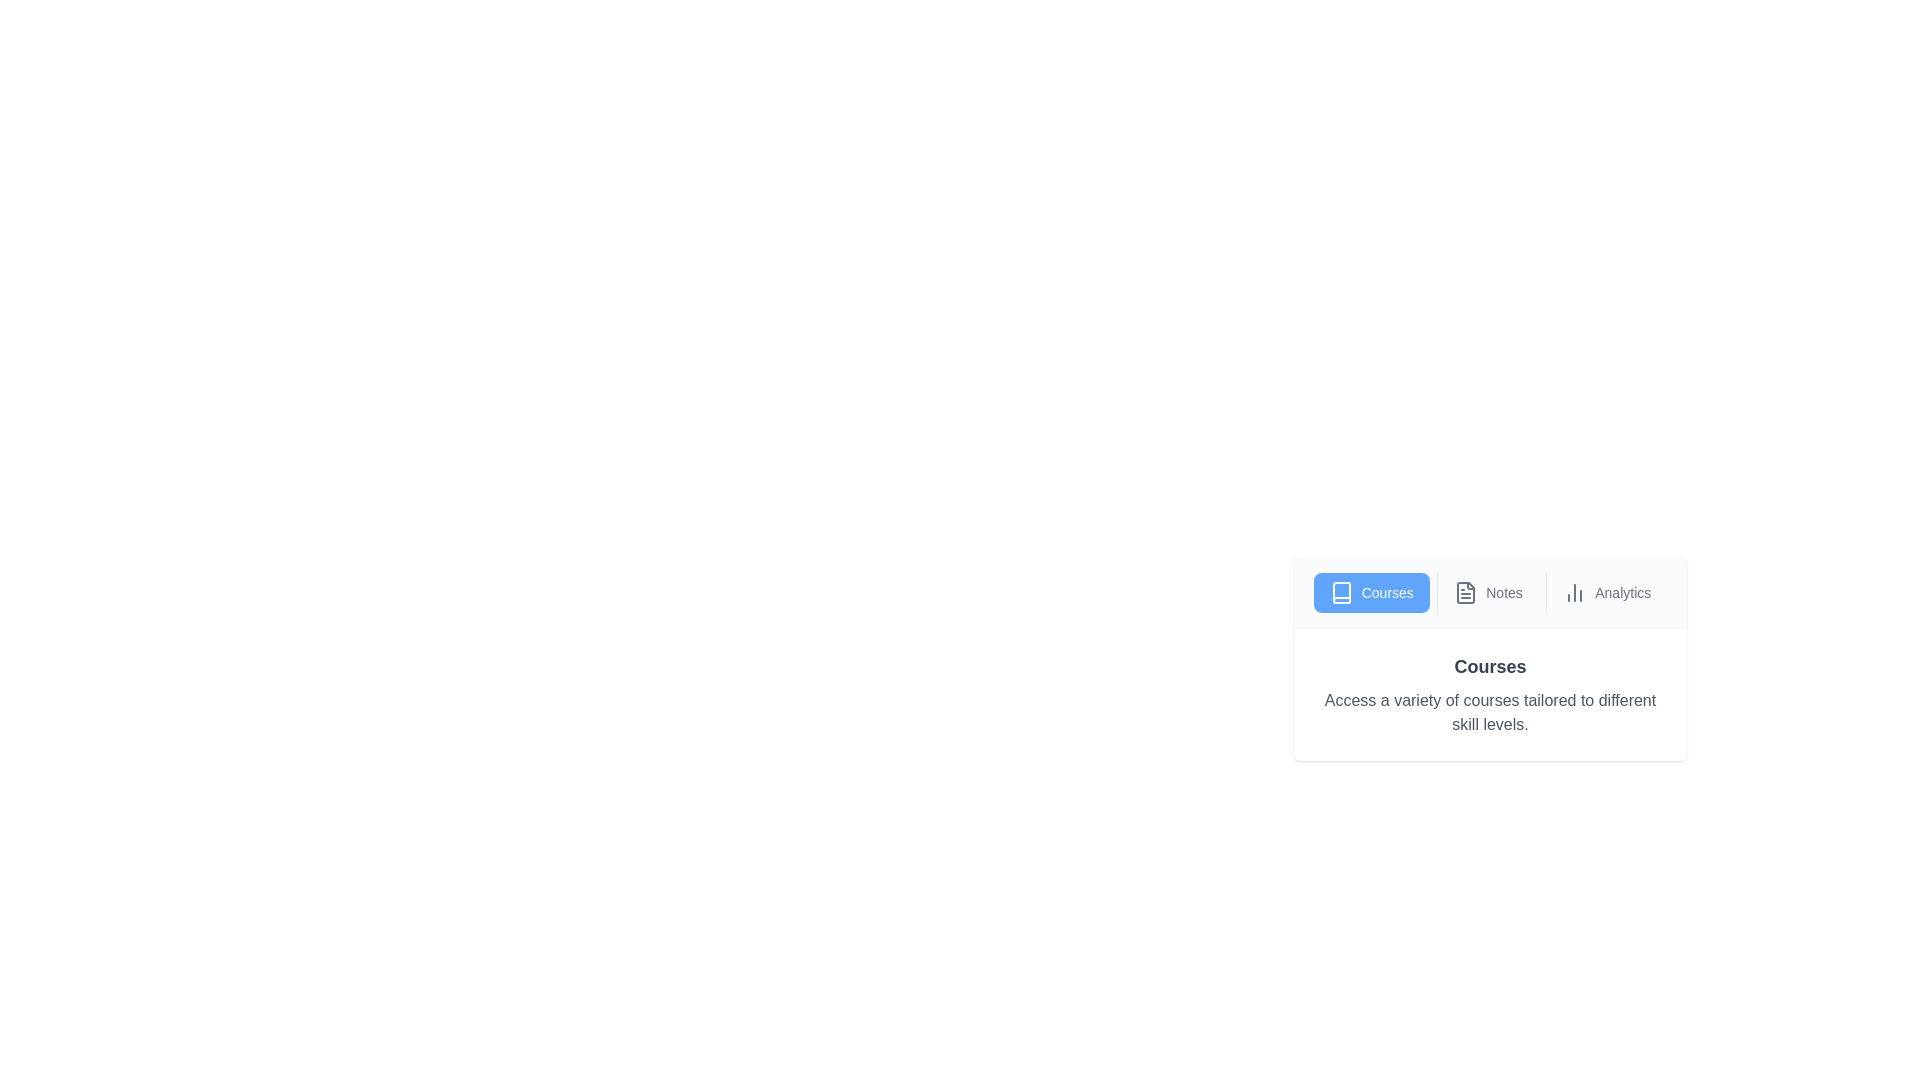 Image resolution: width=1920 pixels, height=1080 pixels. I want to click on the Courses tab by clicking on its button, so click(1370, 592).